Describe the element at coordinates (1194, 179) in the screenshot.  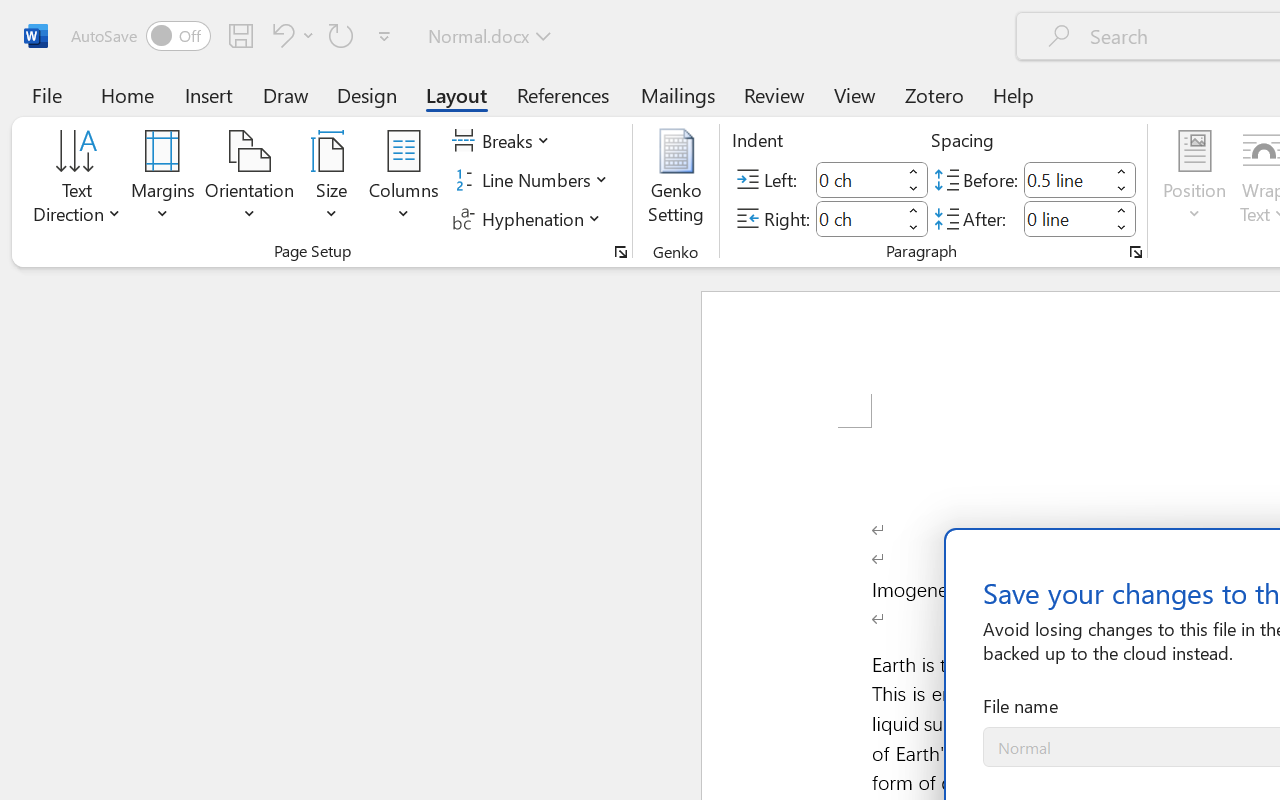
I see `'Position'` at that location.